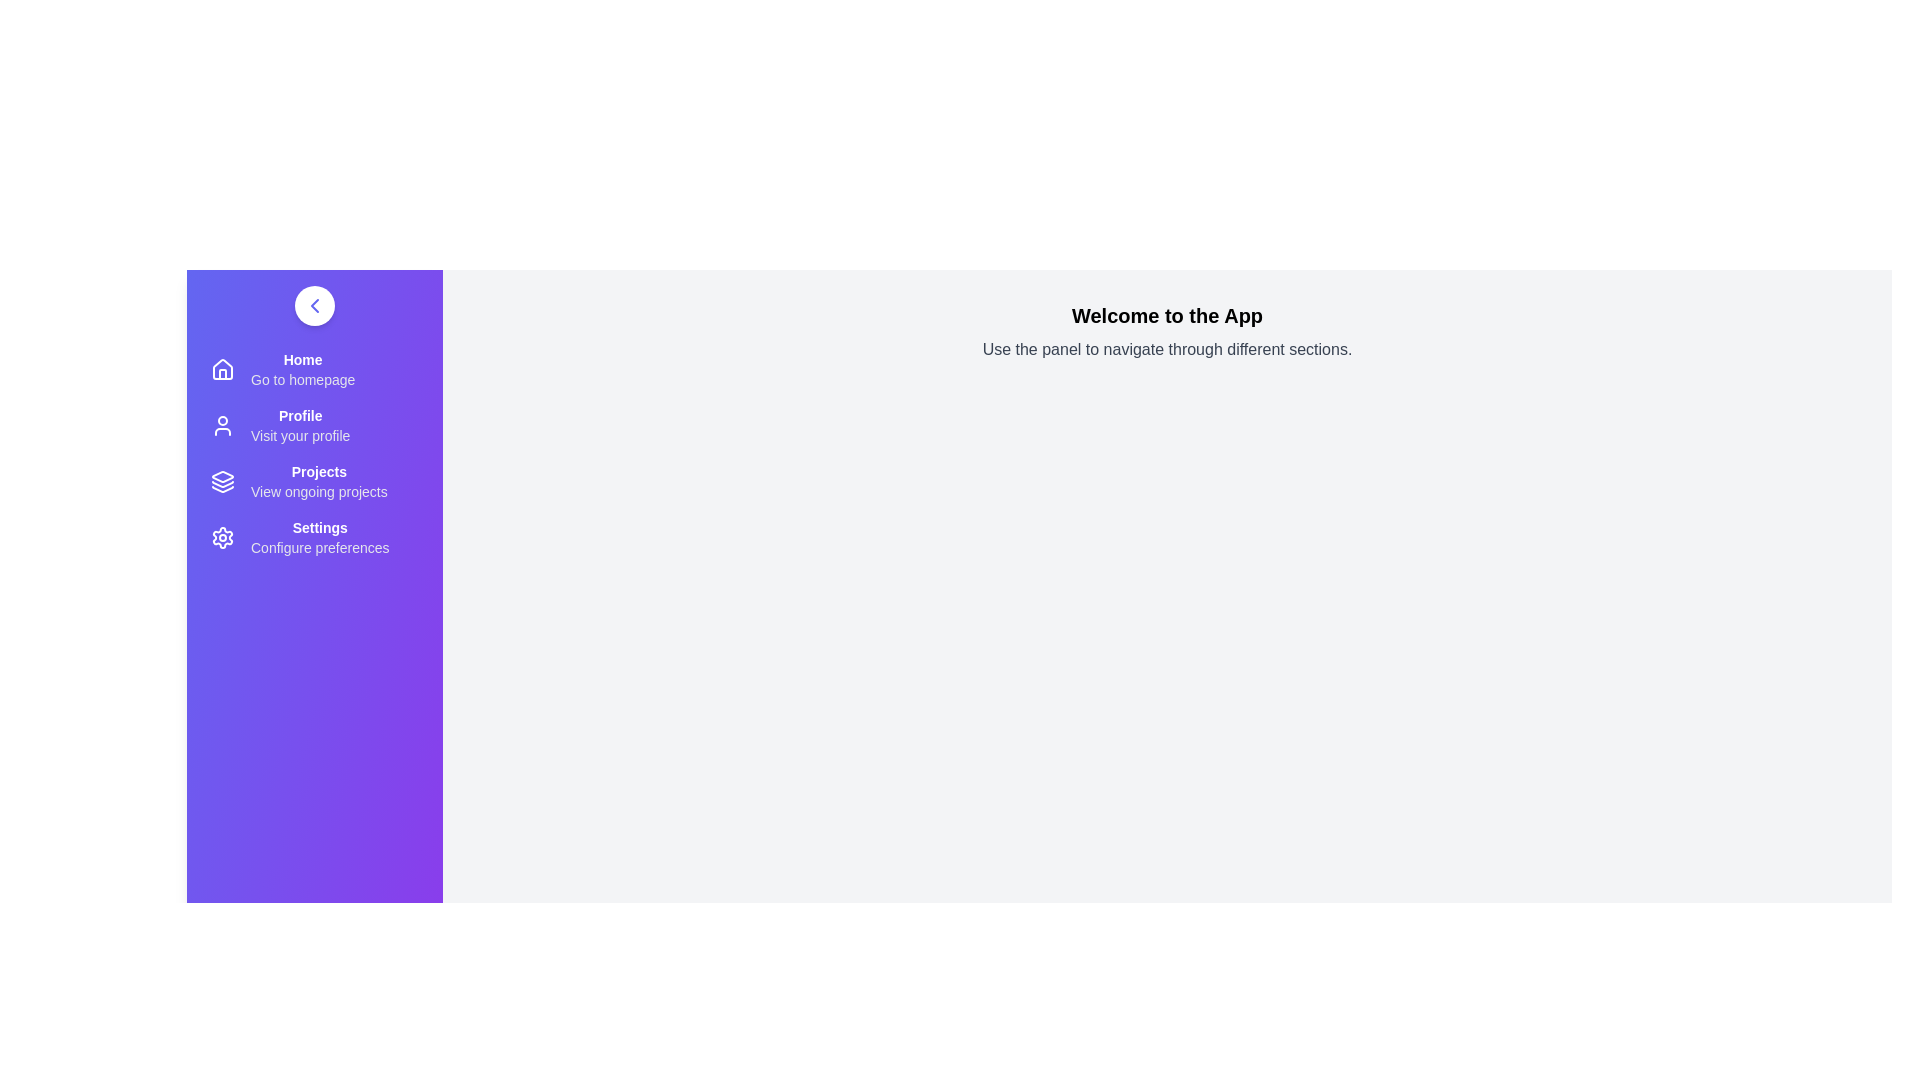 Image resolution: width=1920 pixels, height=1080 pixels. I want to click on toggle button to open or close the navigation drawer, so click(314, 305).